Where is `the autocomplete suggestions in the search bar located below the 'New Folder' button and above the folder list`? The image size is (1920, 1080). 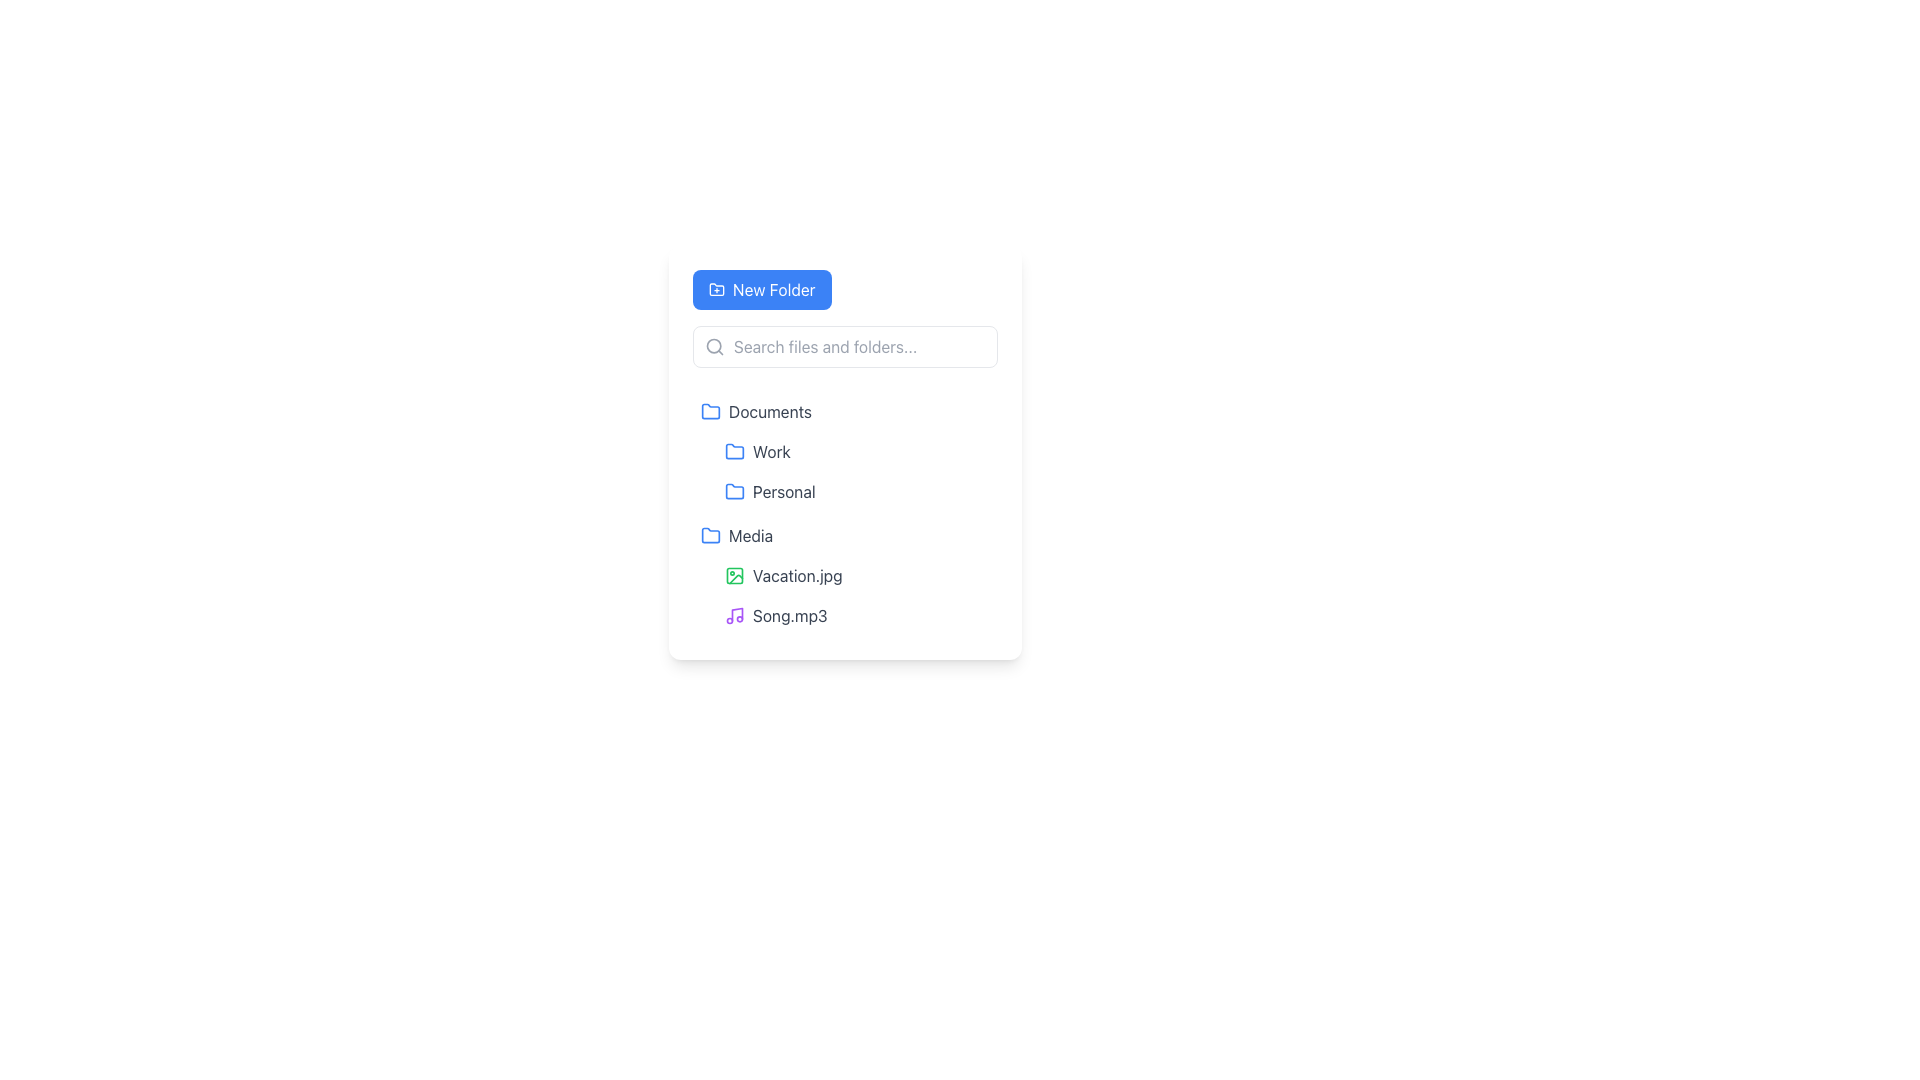
the autocomplete suggestions in the search bar located below the 'New Folder' button and above the folder list is located at coordinates (845, 346).